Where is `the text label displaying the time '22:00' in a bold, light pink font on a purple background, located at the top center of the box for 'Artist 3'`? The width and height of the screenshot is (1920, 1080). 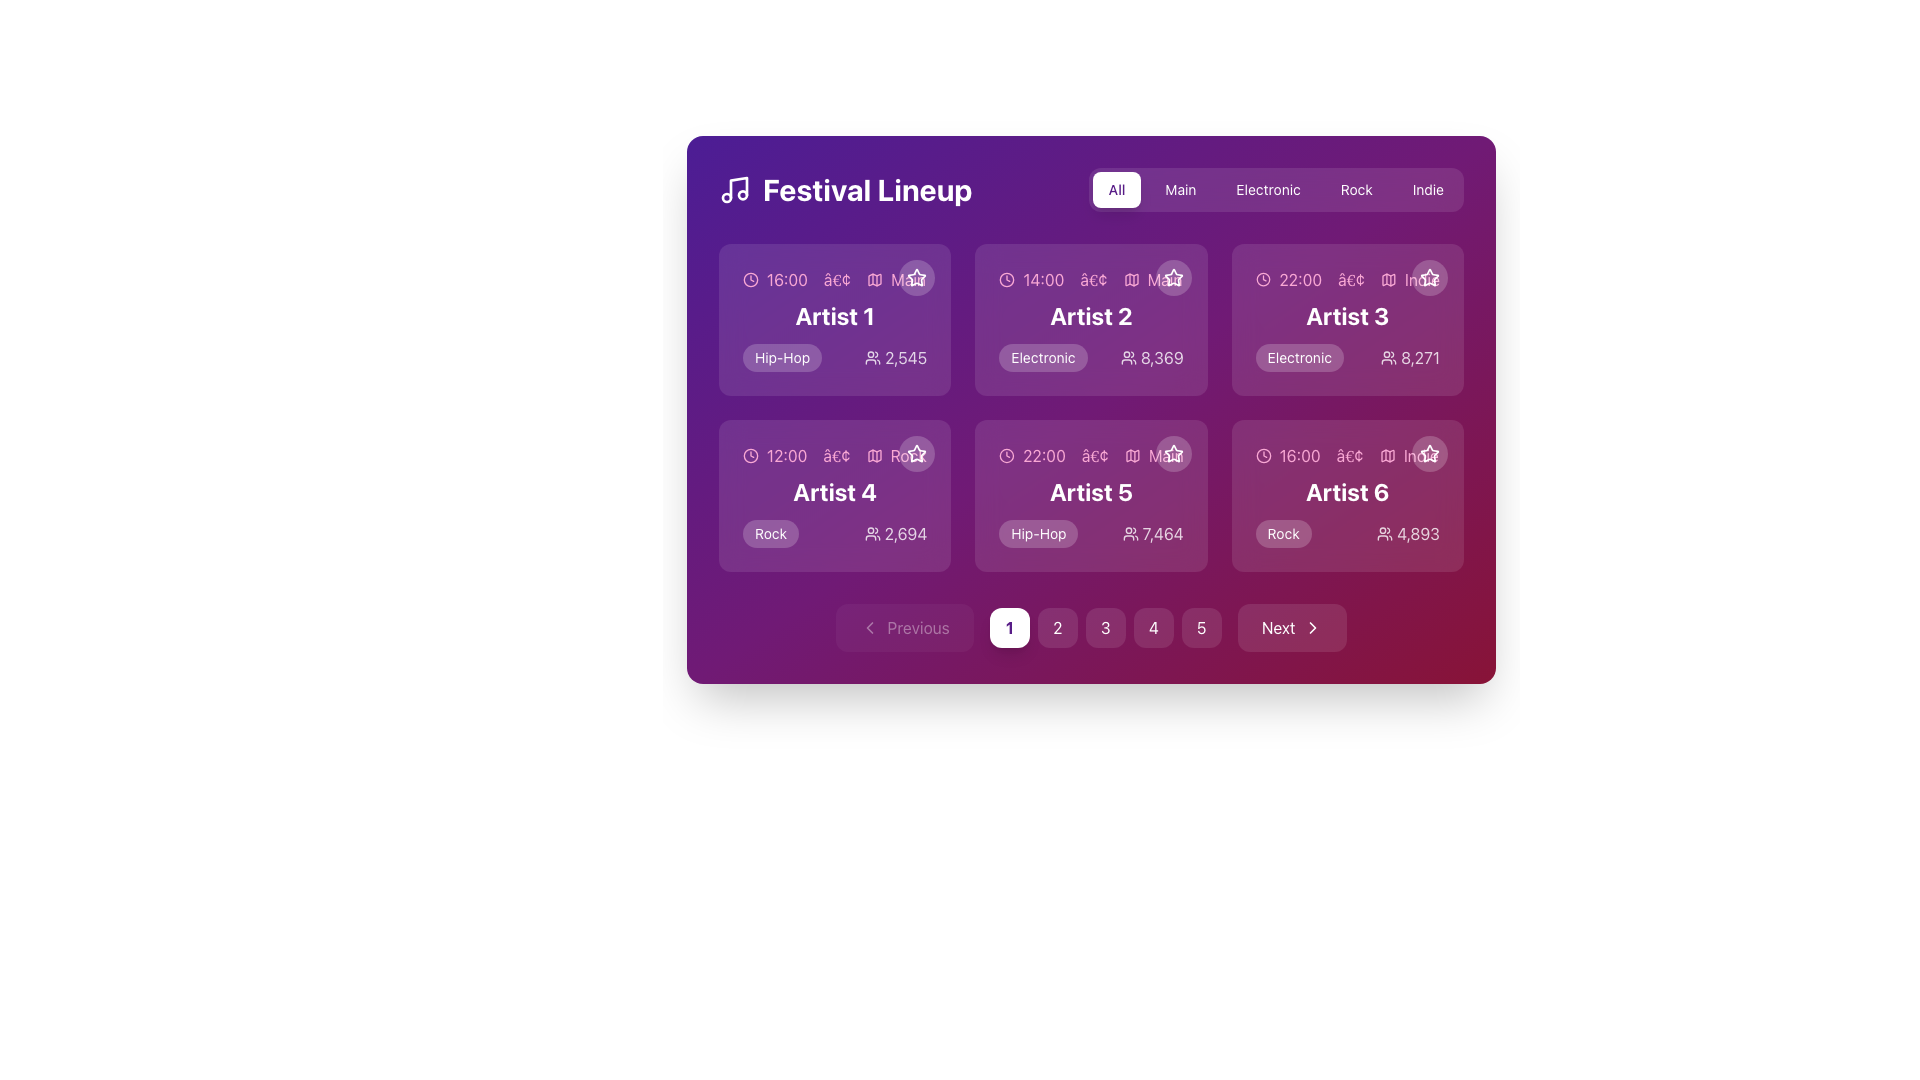
the text label displaying the time '22:00' in a bold, light pink font on a purple background, located at the top center of the box for 'Artist 3' is located at coordinates (1300, 280).